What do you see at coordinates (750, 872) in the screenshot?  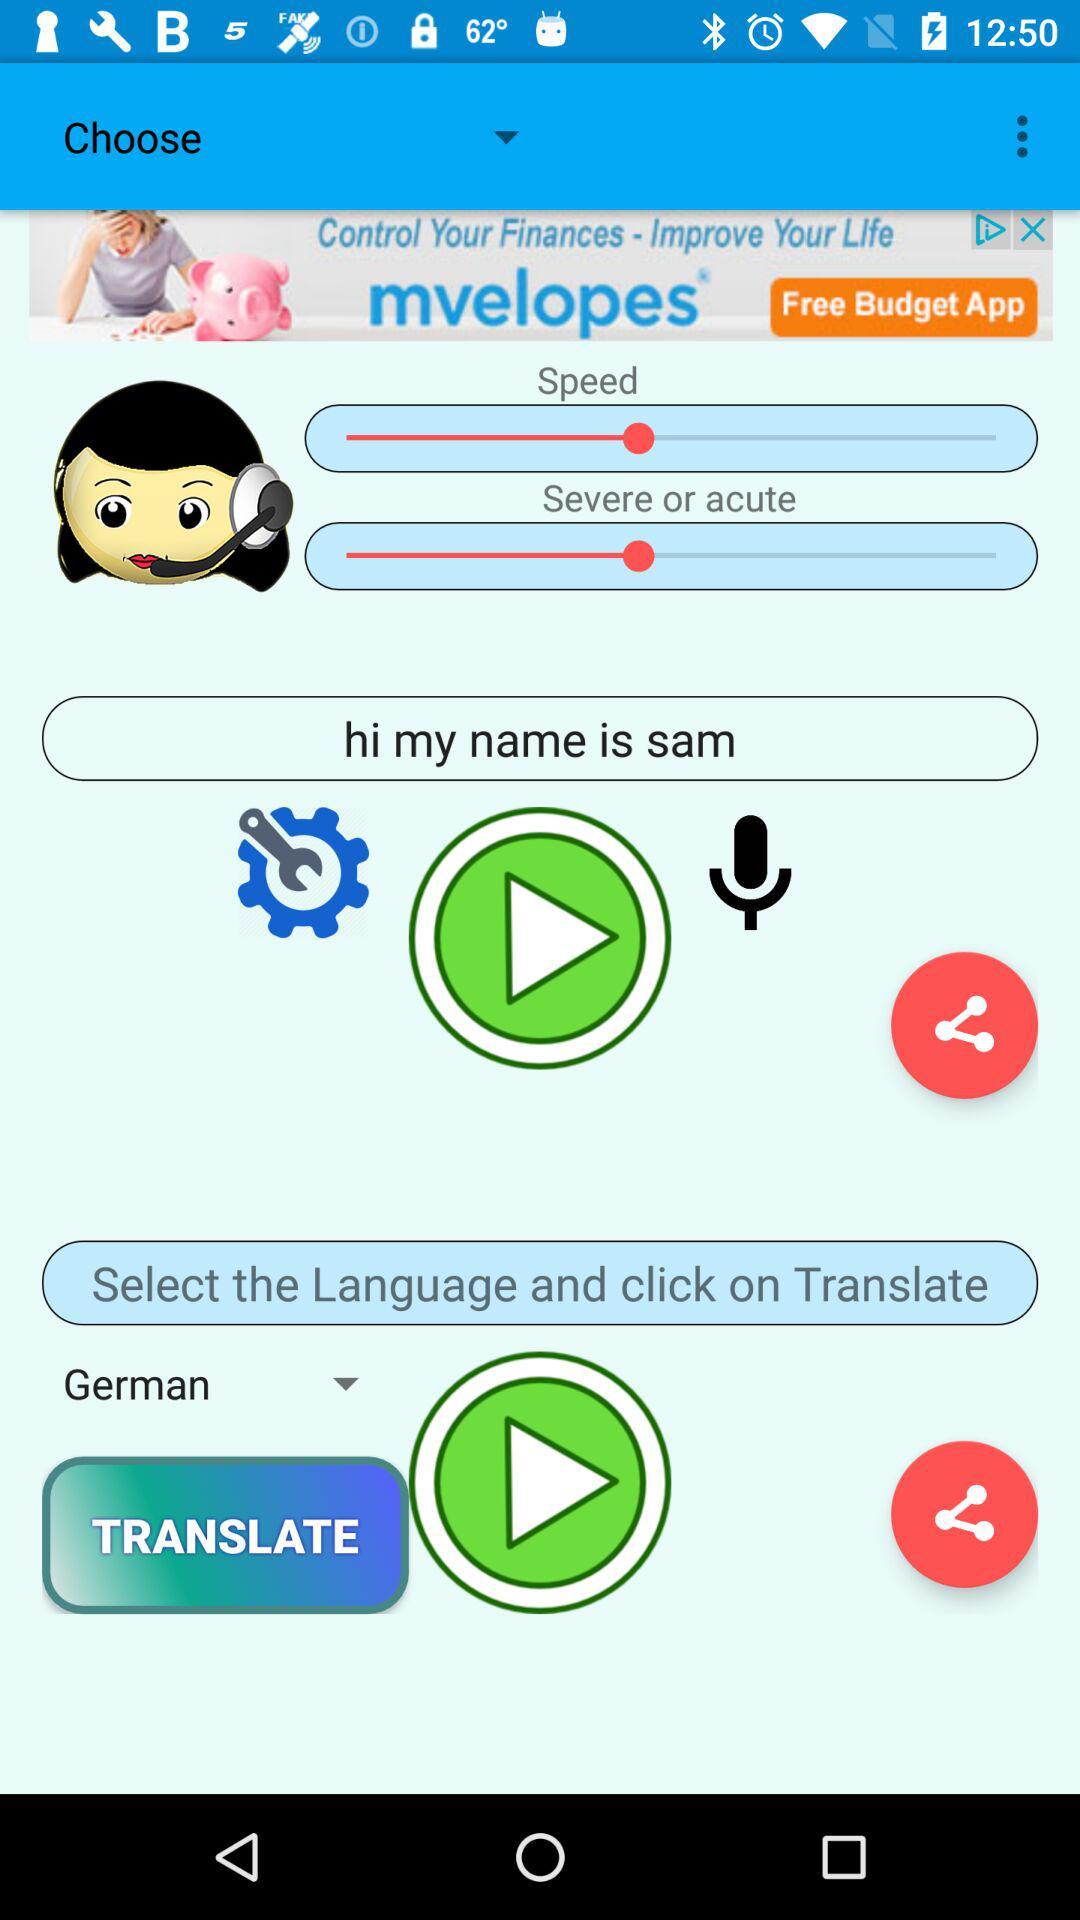 I see `record` at bounding box center [750, 872].